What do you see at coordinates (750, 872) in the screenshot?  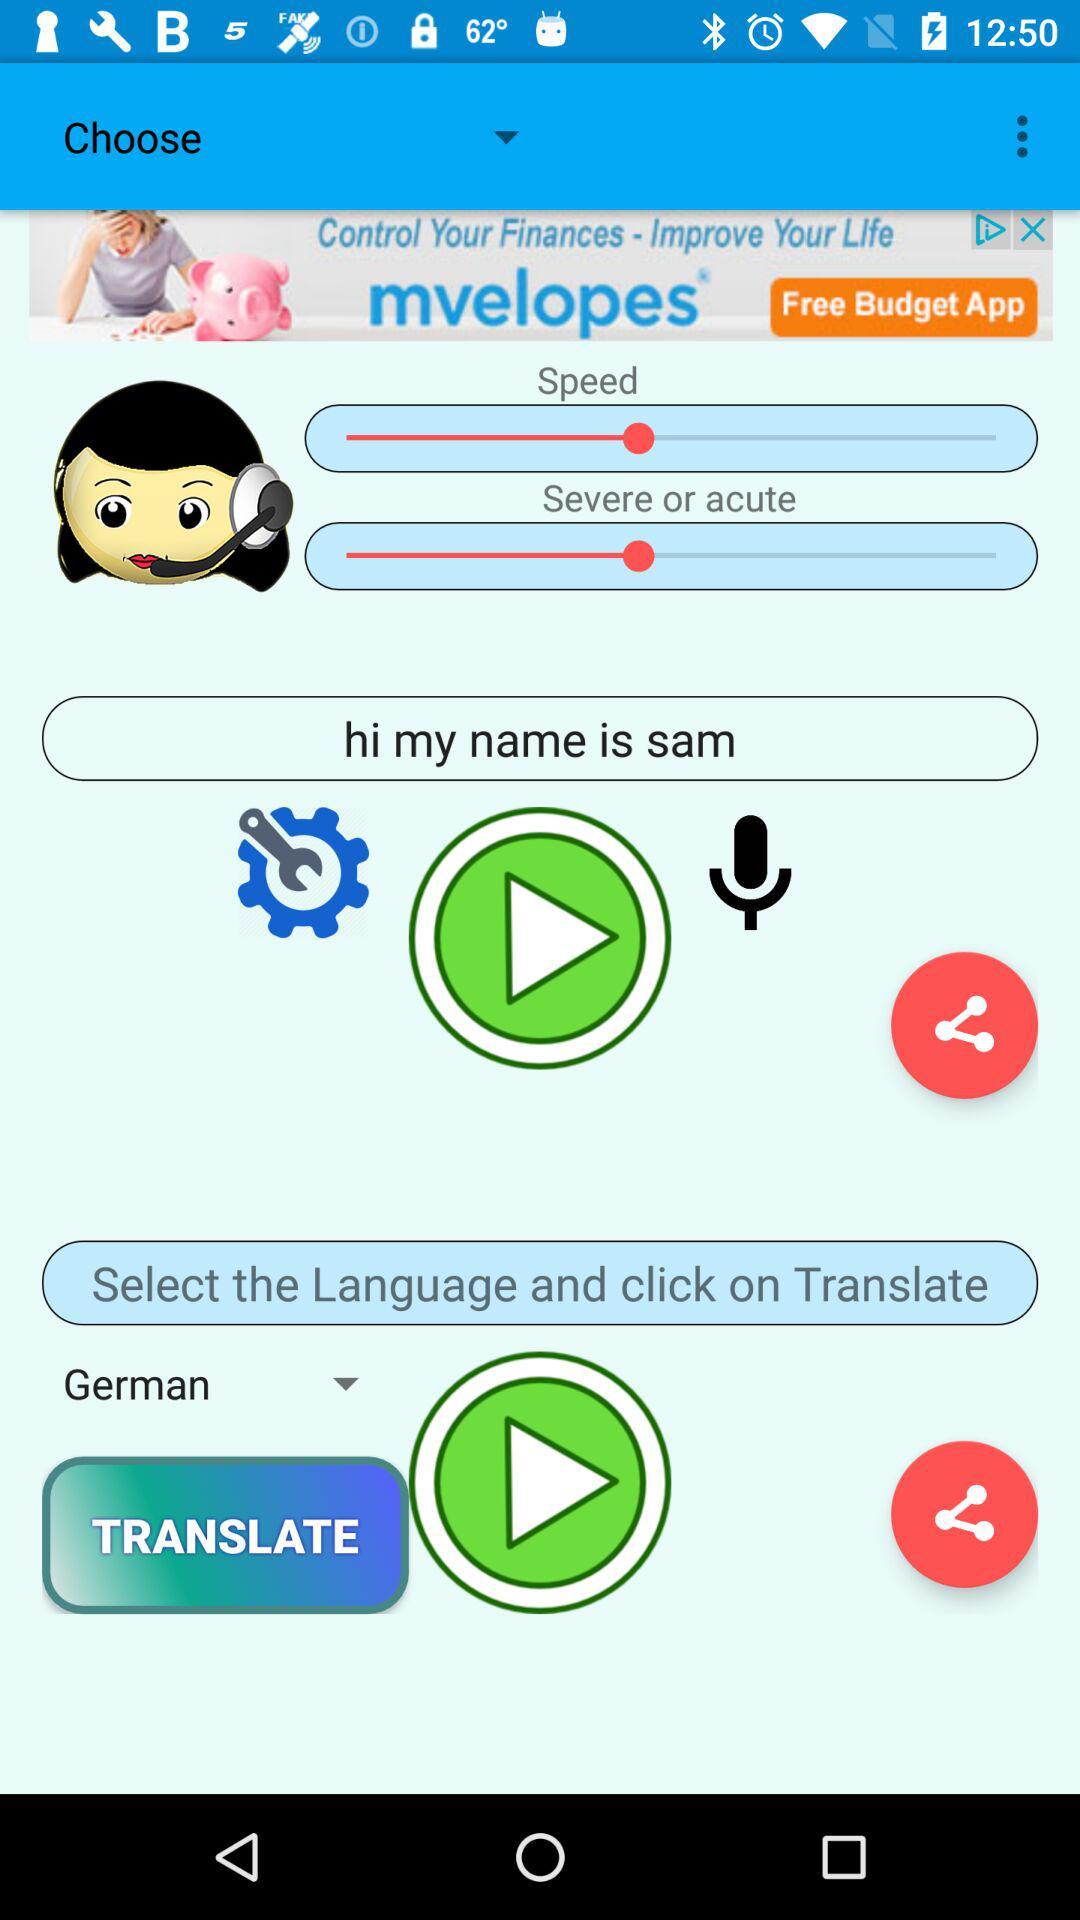 I see `record` at bounding box center [750, 872].